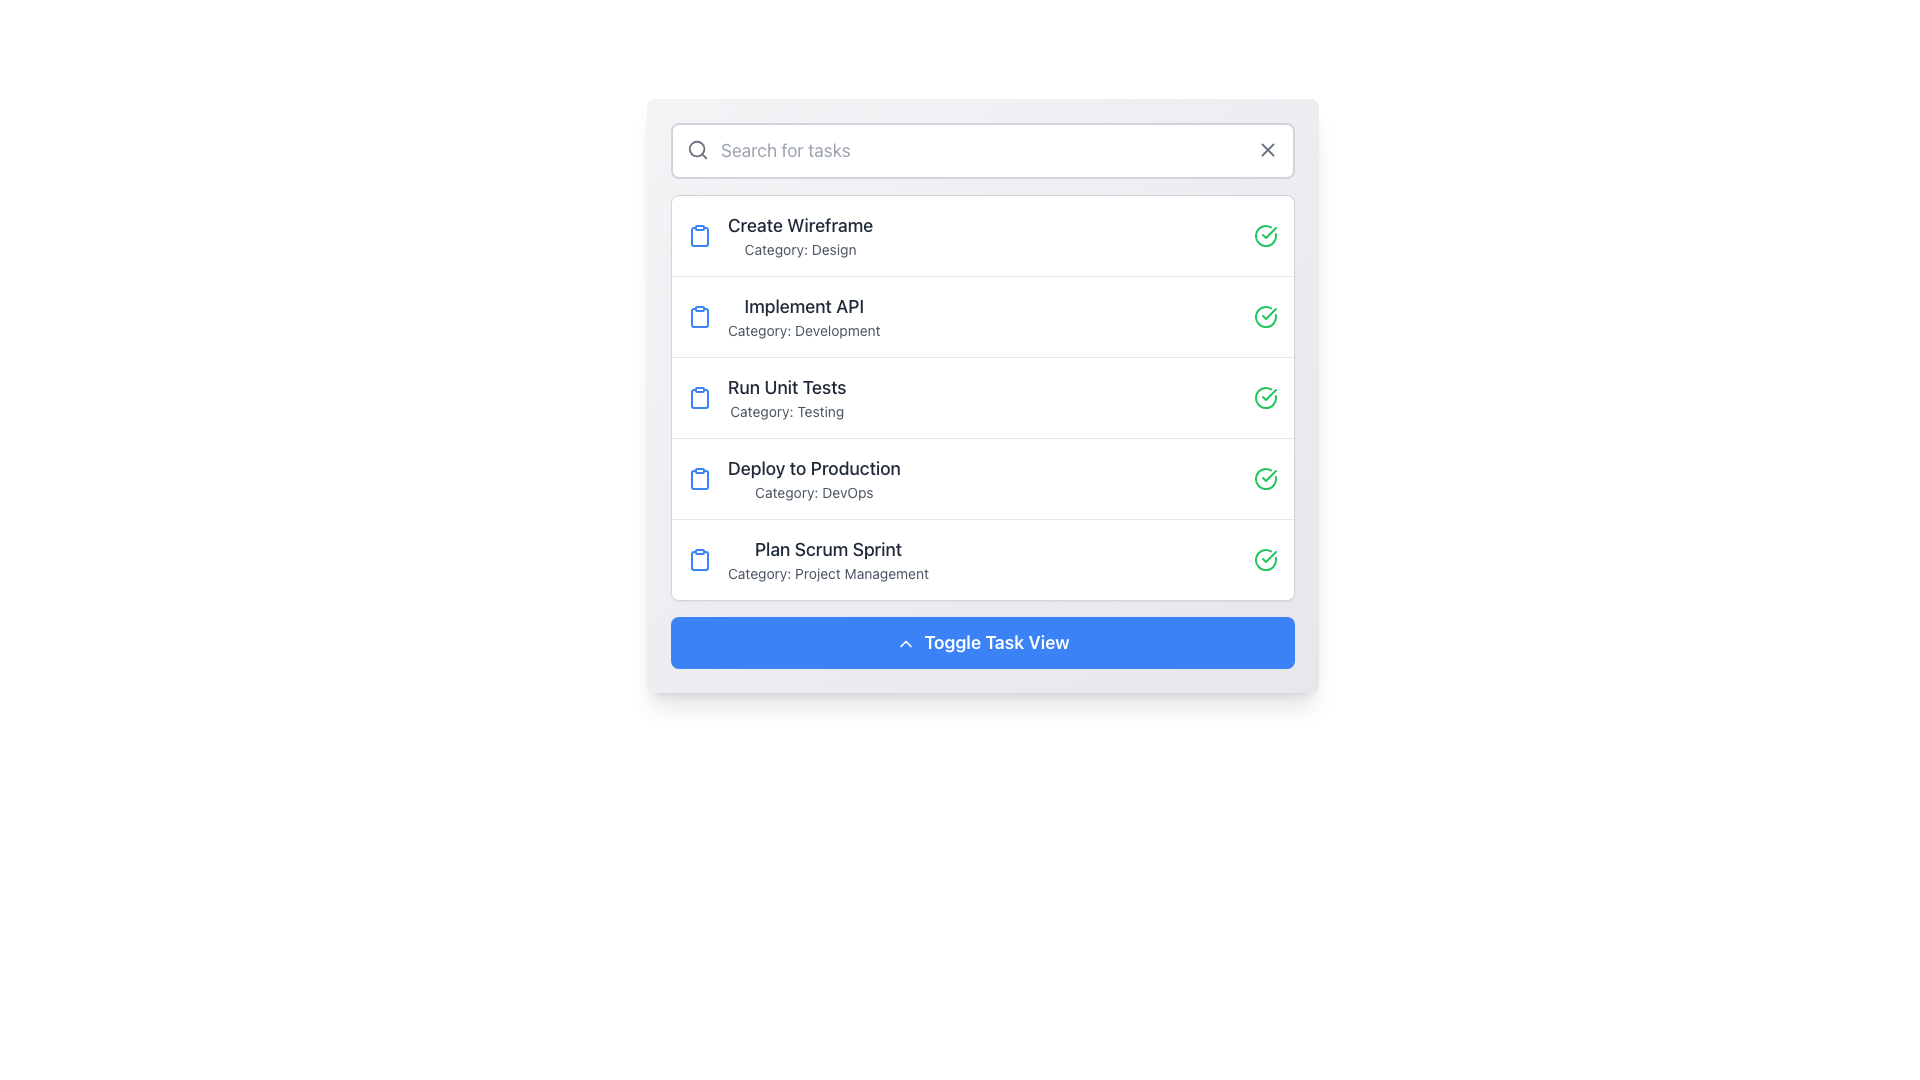 The width and height of the screenshot is (1920, 1080). Describe the element at coordinates (1265, 478) in the screenshot. I see `the status icon indicating the successful completion of the 'Deploy to Production' task located on the far right side of the 'Deploy to Production Category: DevOps' row` at that location.